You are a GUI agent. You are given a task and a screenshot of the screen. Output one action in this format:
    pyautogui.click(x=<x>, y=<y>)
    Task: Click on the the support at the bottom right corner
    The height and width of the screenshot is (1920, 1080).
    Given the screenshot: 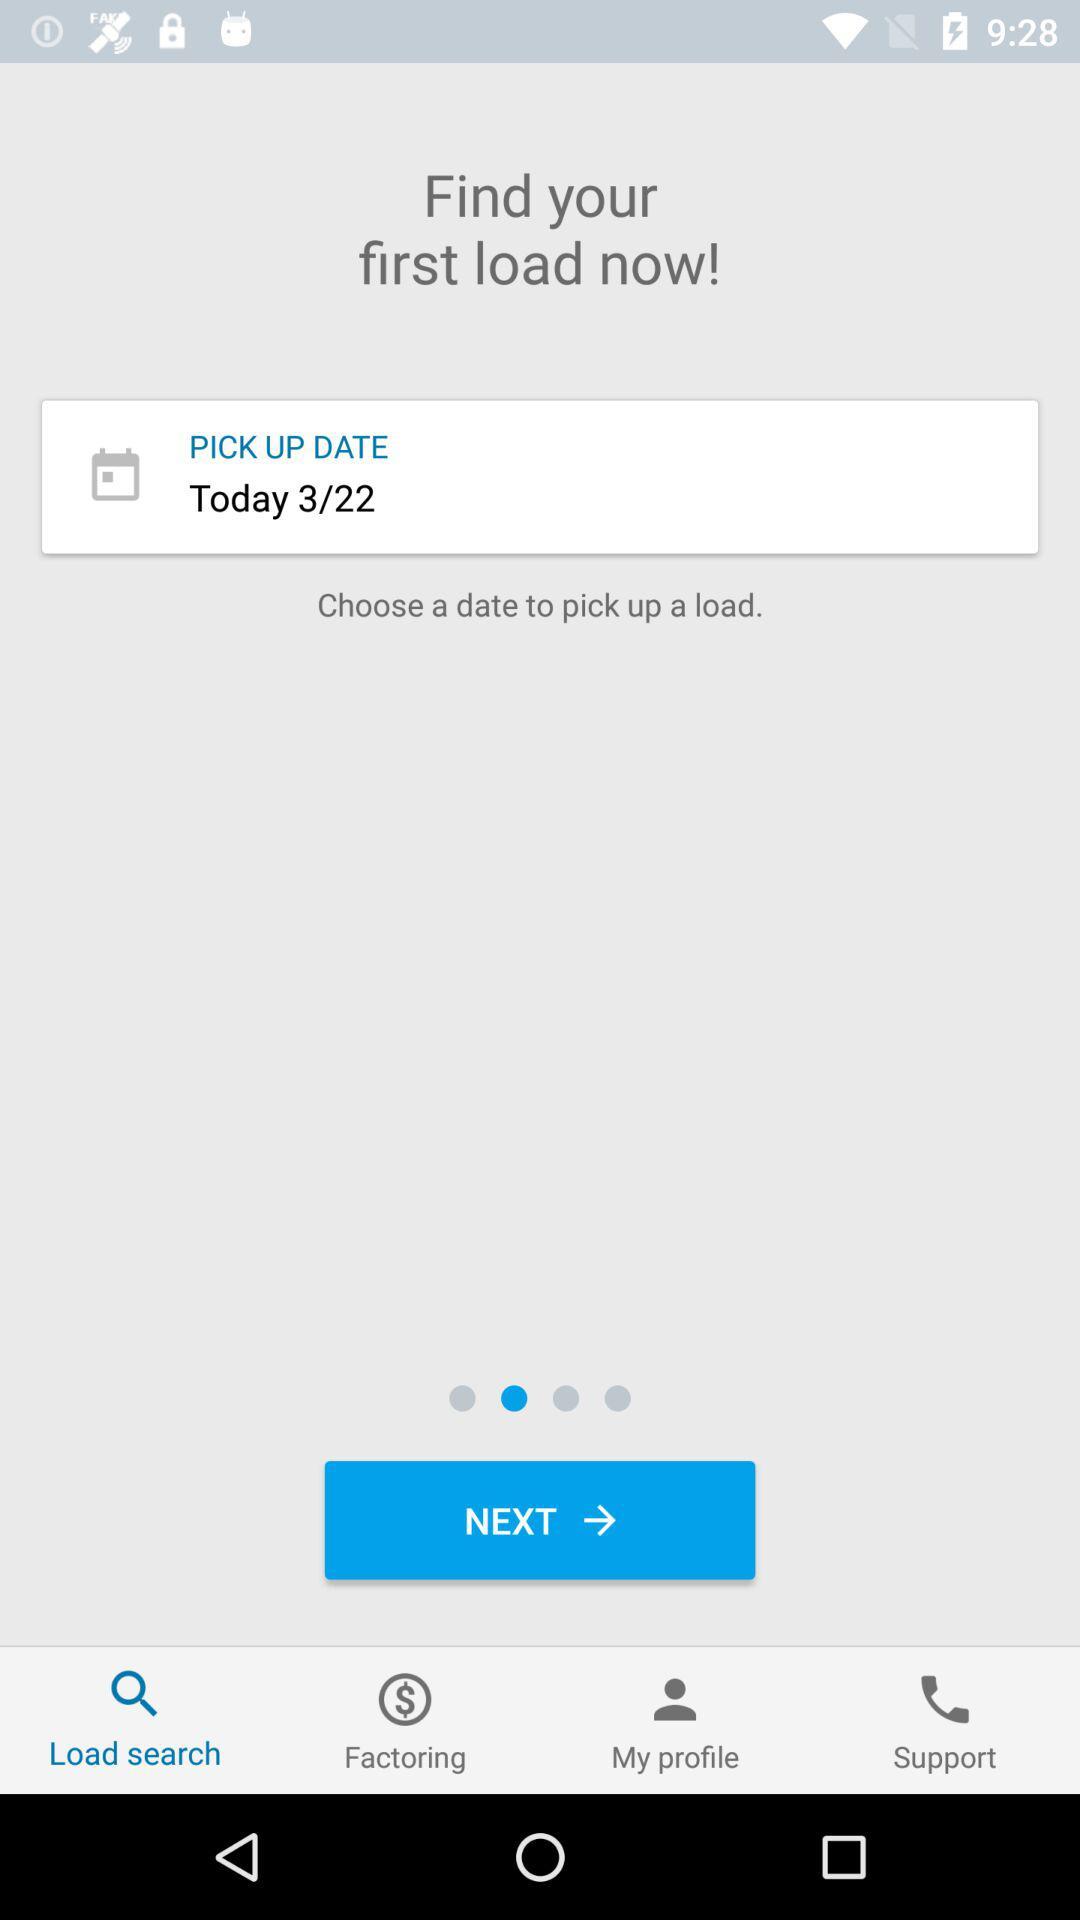 What is the action you would take?
    pyautogui.click(x=945, y=1719)
    